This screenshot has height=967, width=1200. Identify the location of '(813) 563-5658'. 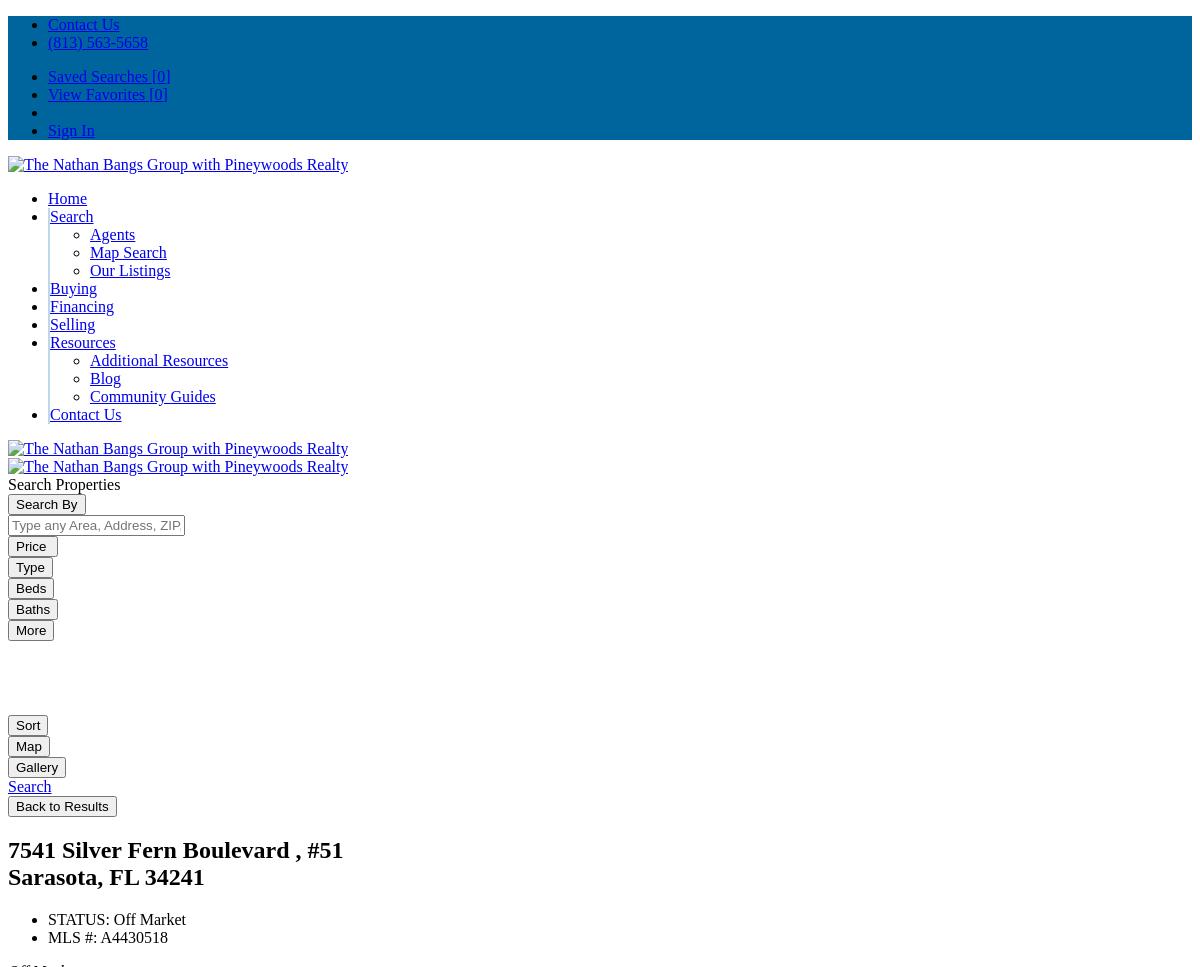
(97, 41).